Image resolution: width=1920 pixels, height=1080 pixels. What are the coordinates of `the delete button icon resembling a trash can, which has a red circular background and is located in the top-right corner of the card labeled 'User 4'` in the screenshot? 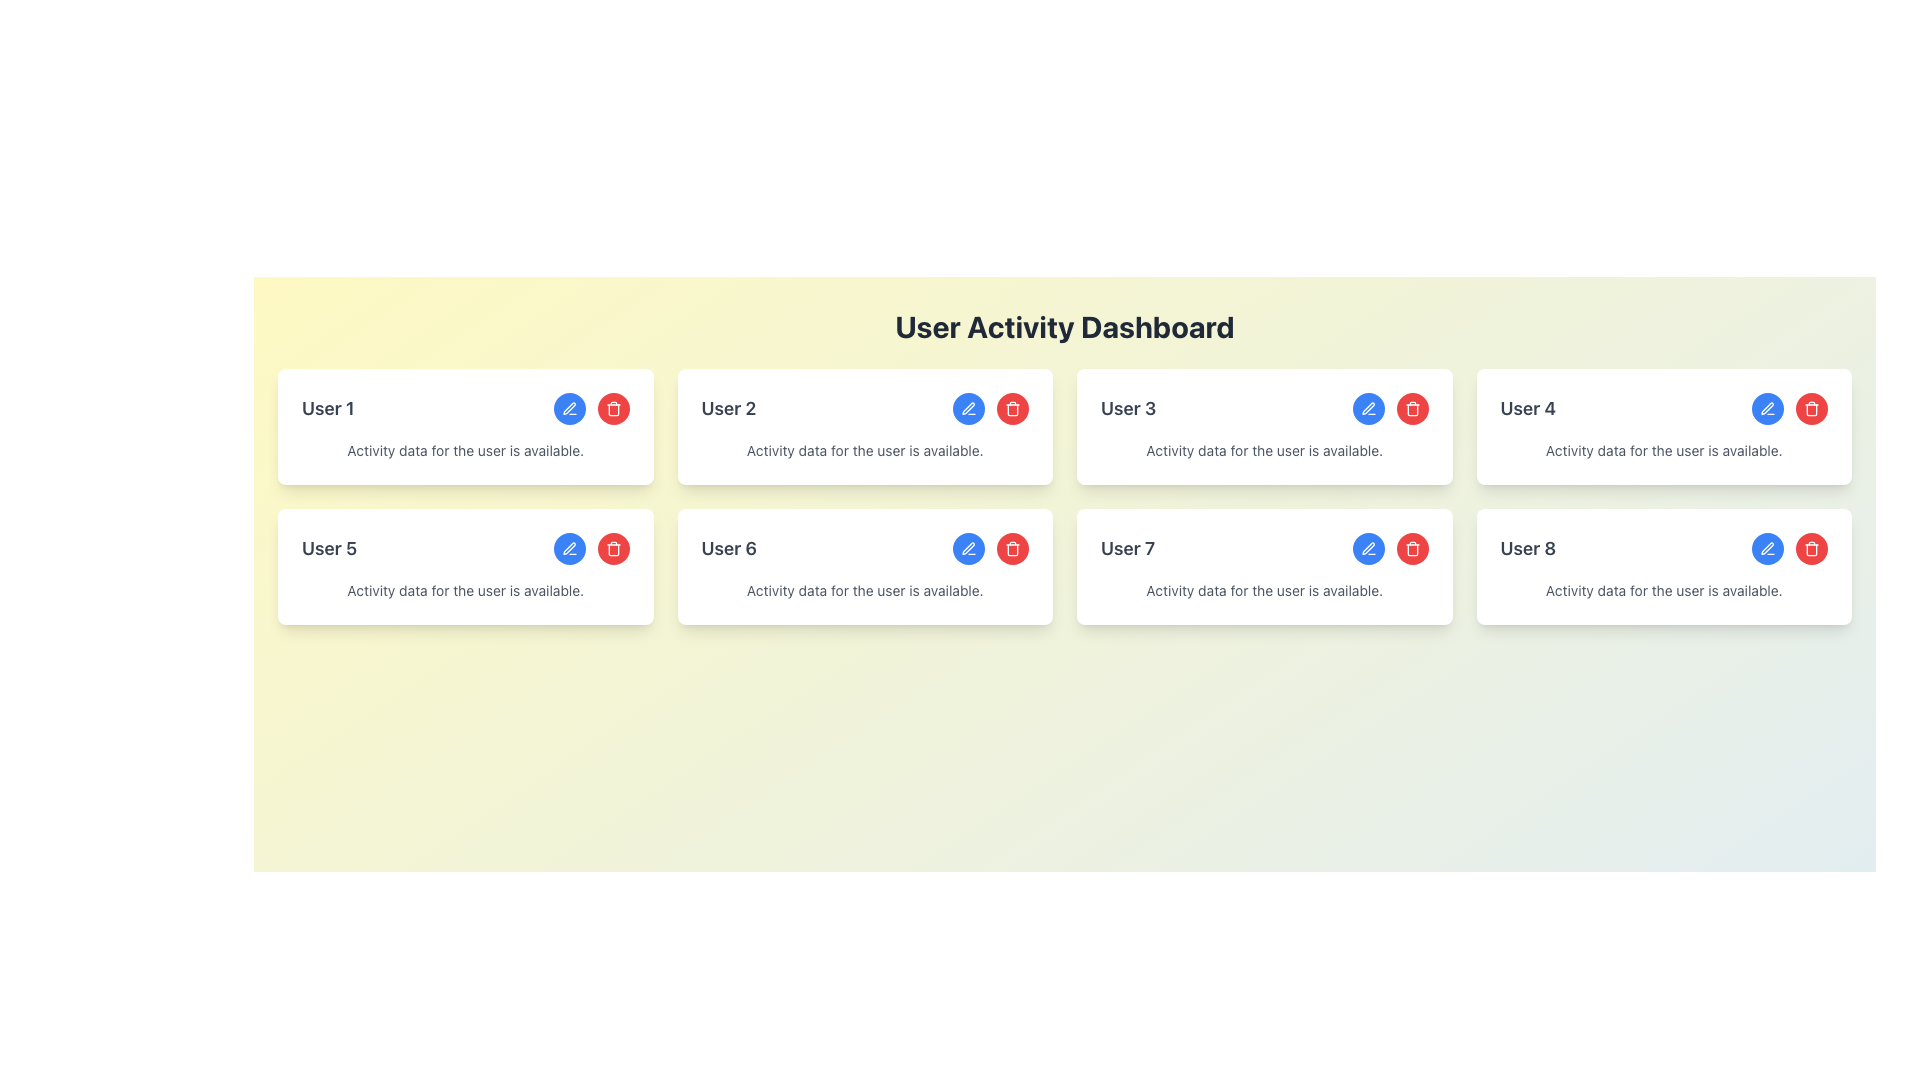 It's located at (1811, 407).